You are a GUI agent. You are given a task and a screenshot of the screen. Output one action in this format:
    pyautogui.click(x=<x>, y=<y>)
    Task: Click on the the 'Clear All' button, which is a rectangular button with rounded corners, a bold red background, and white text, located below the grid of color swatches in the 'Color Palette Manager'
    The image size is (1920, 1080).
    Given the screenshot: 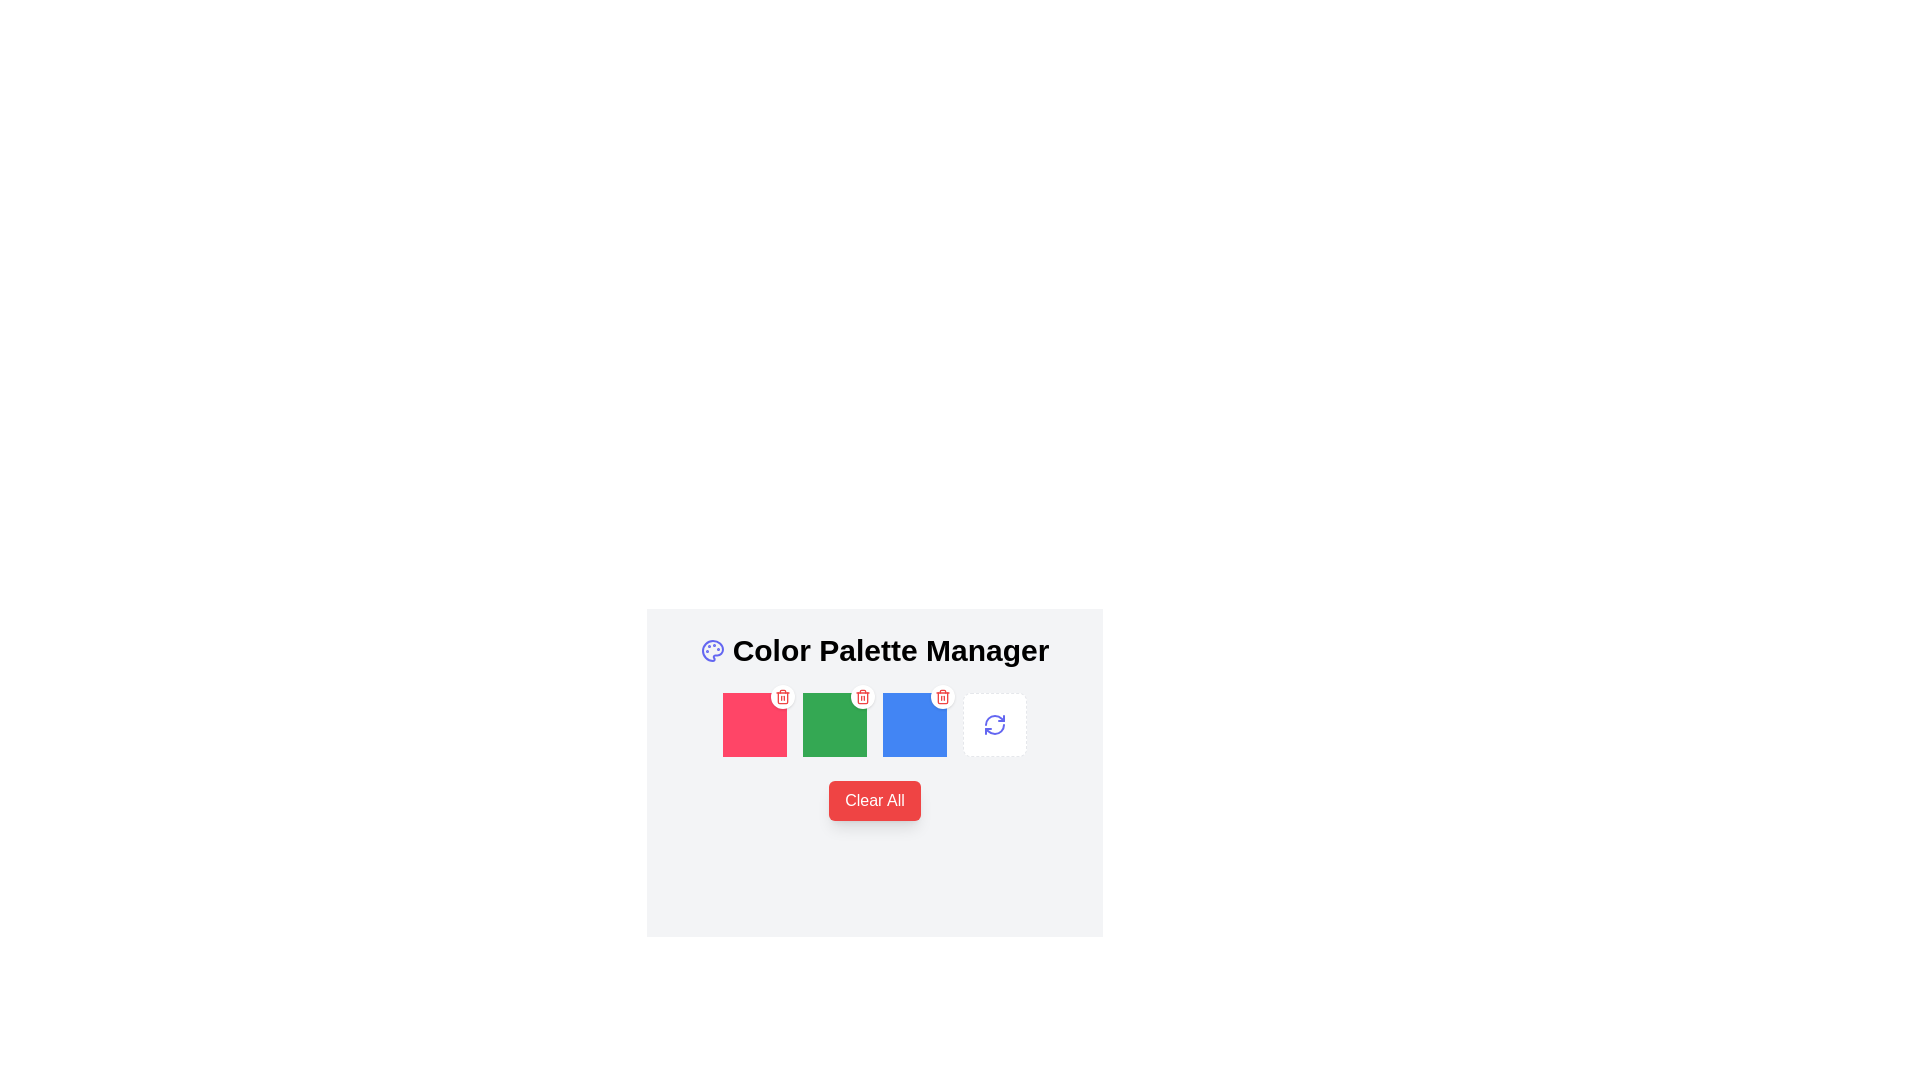 What is the action you would take?
    pyautogui.click(x=874, y=800)
    